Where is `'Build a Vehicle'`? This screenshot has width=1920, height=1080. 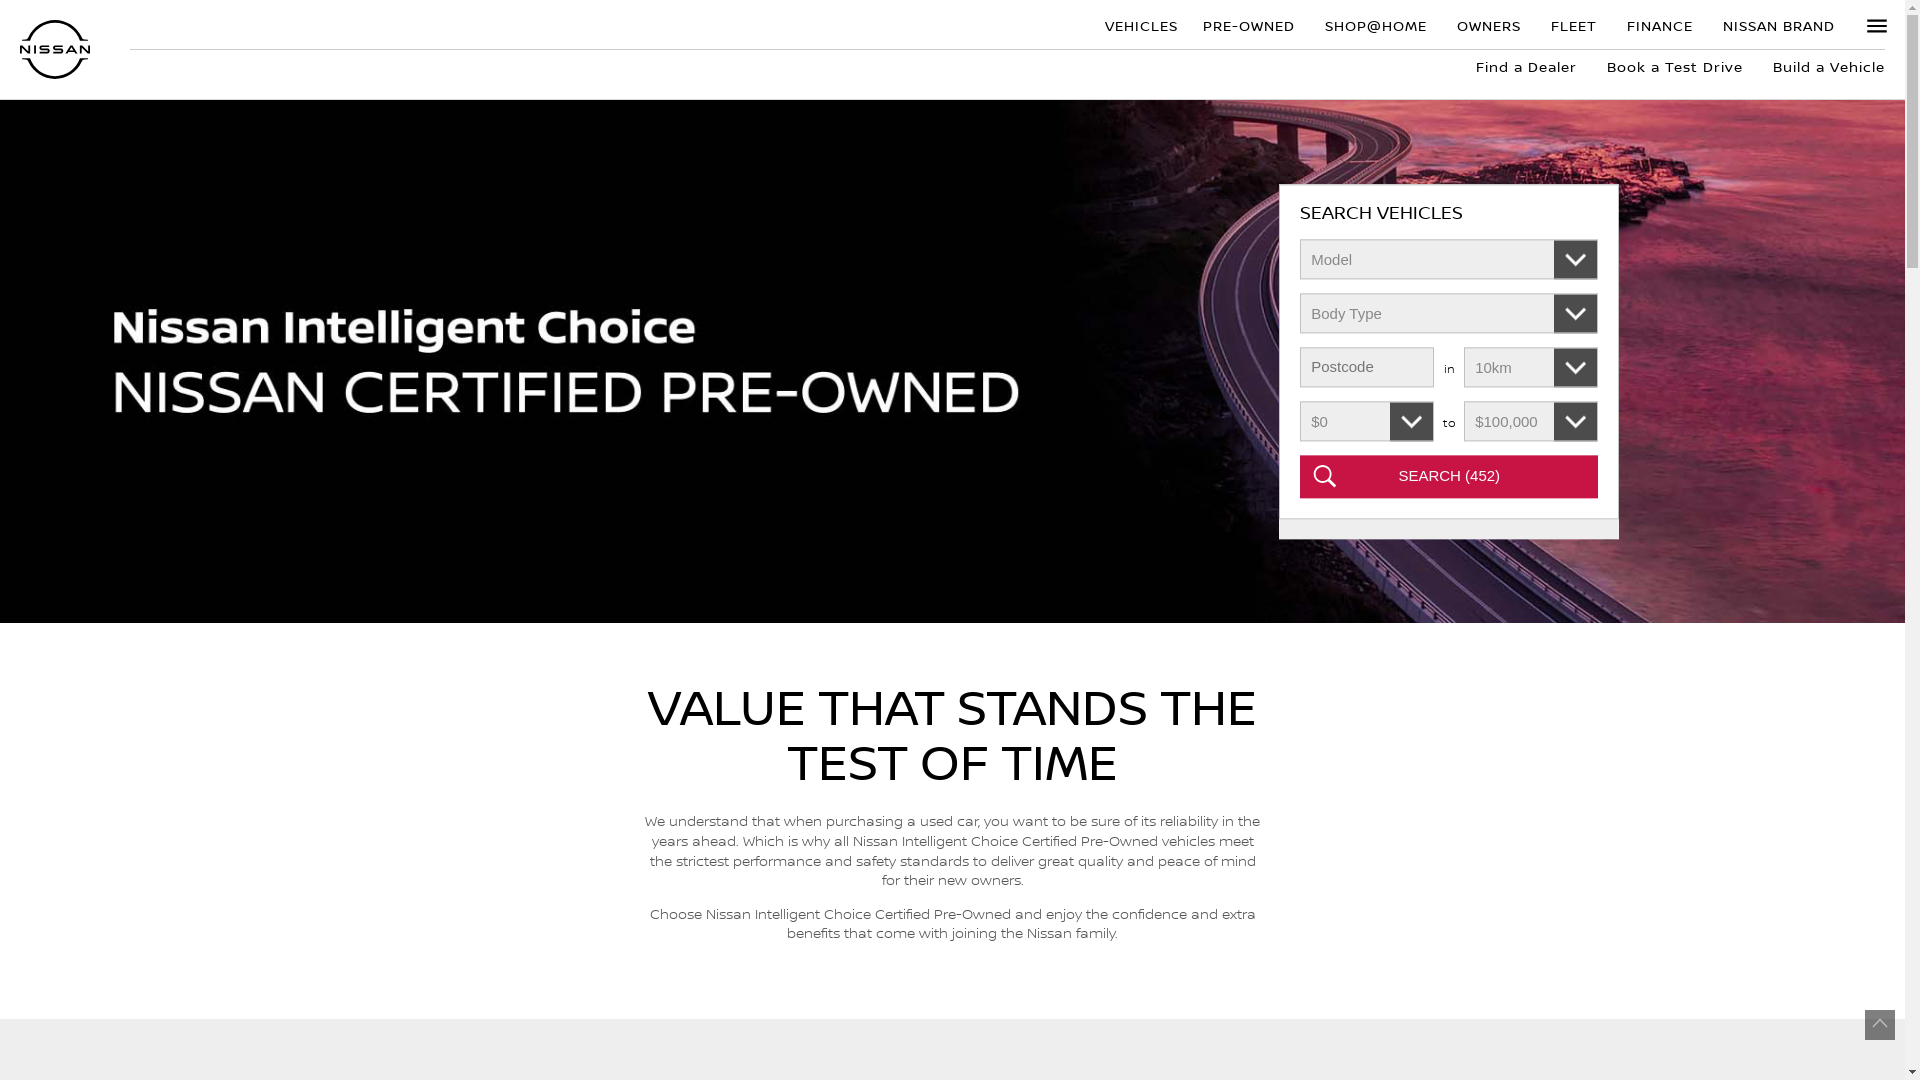 'Build a Vehicle' is located at coordinates (1821, 65).